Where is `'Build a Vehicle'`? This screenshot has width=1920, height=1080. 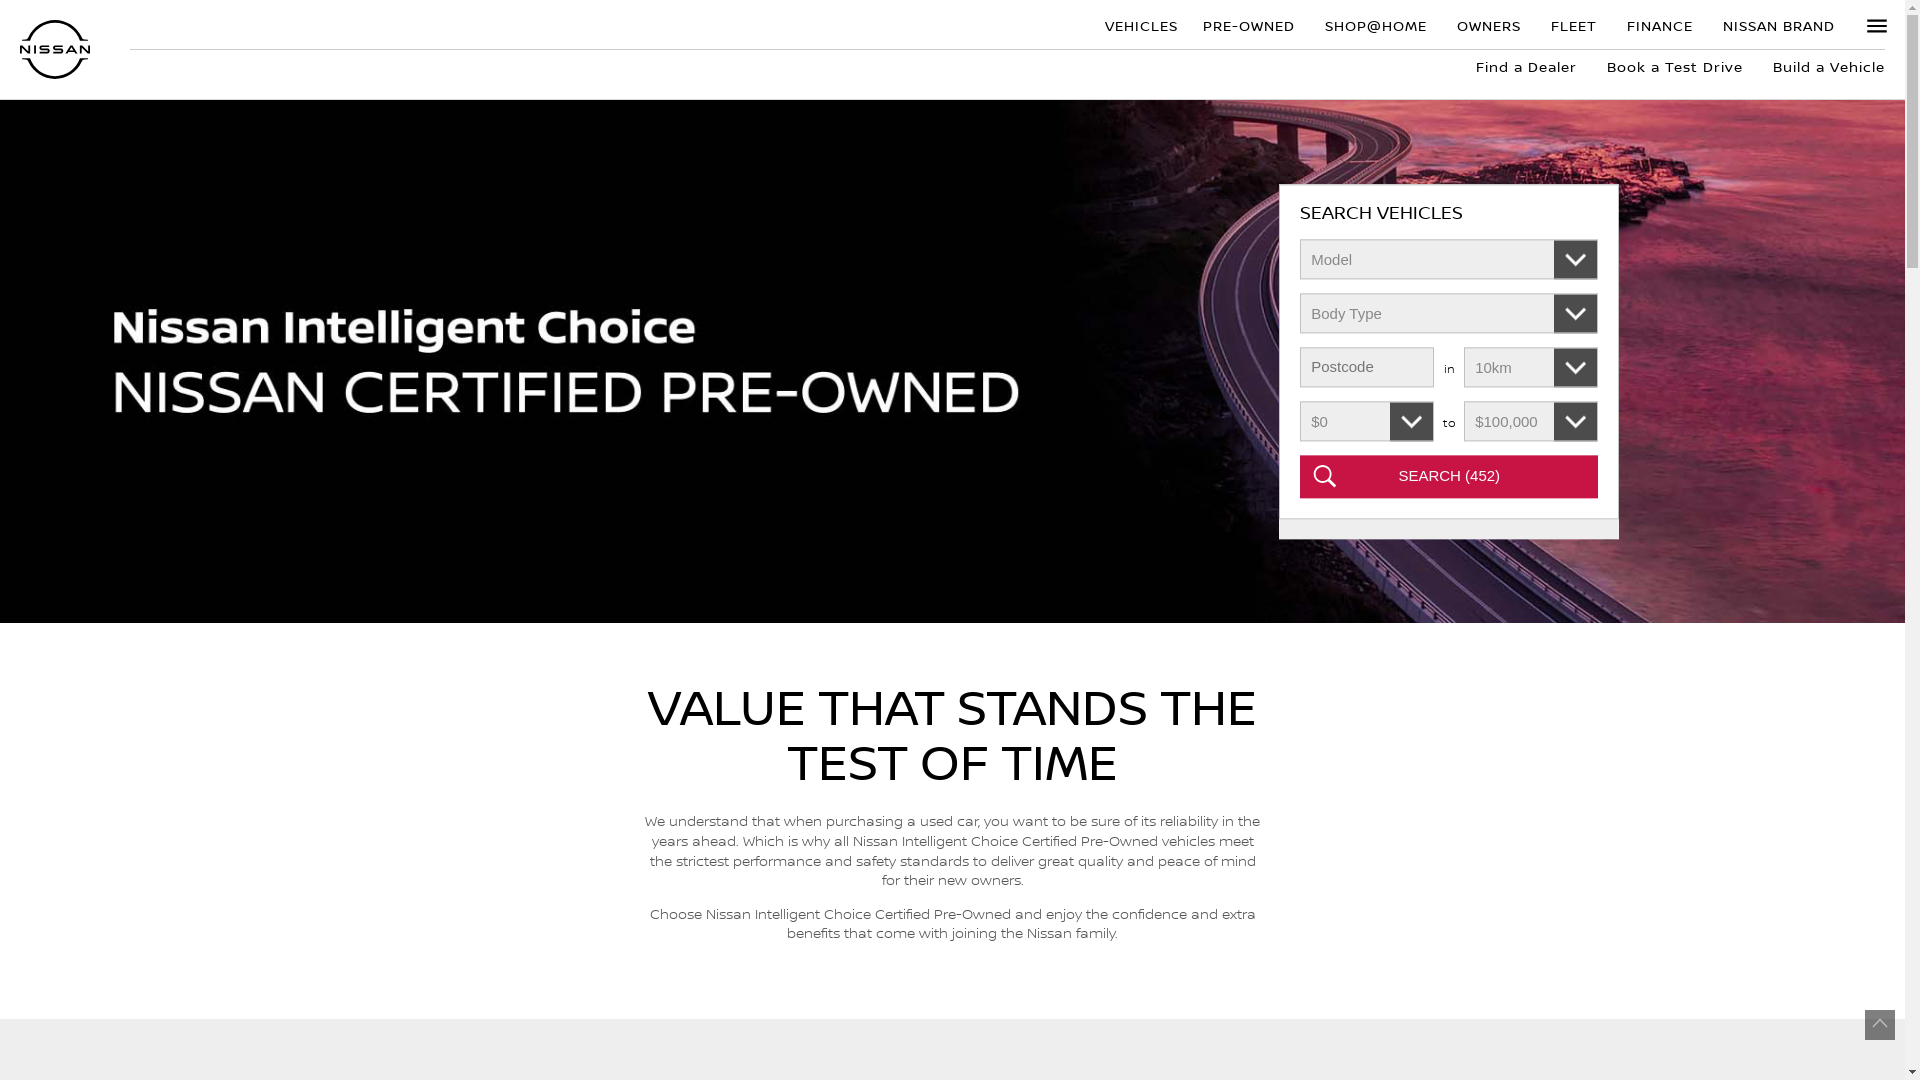 'Build a Vehicle' is located at coordinates (1821, 65).